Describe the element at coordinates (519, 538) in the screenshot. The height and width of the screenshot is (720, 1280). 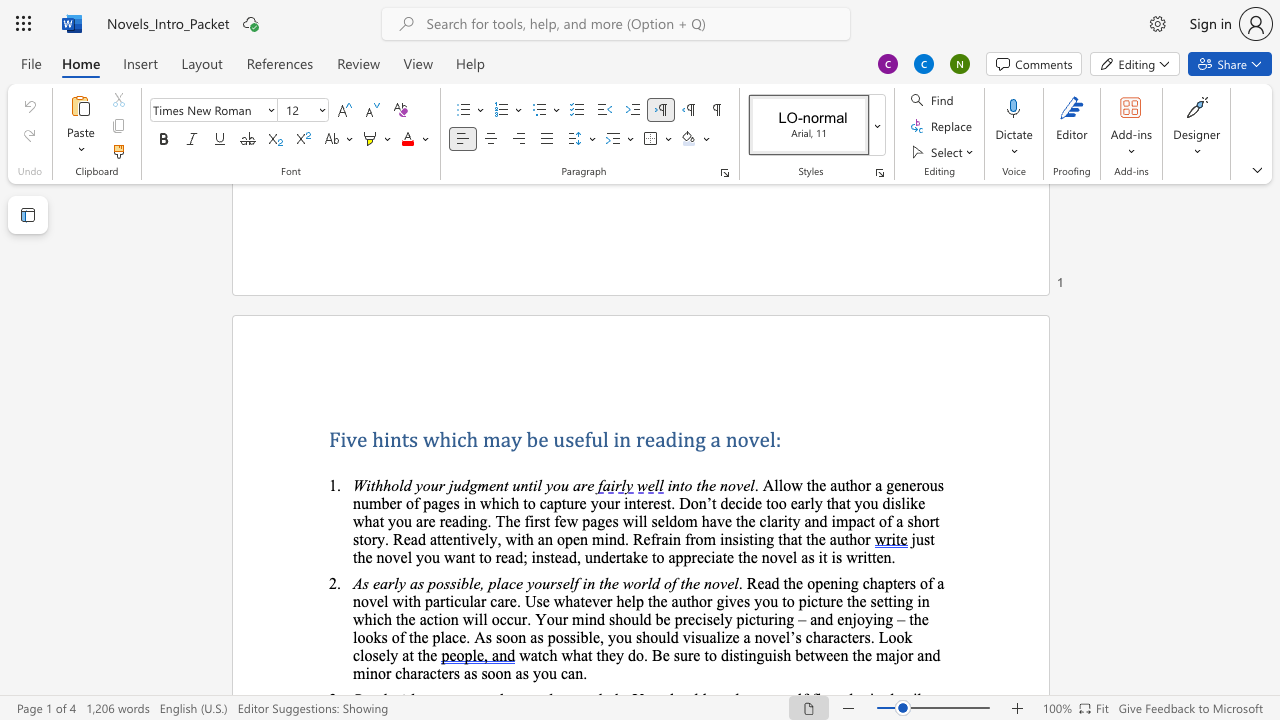
I see `the 10th character "i" in the text` at that location.